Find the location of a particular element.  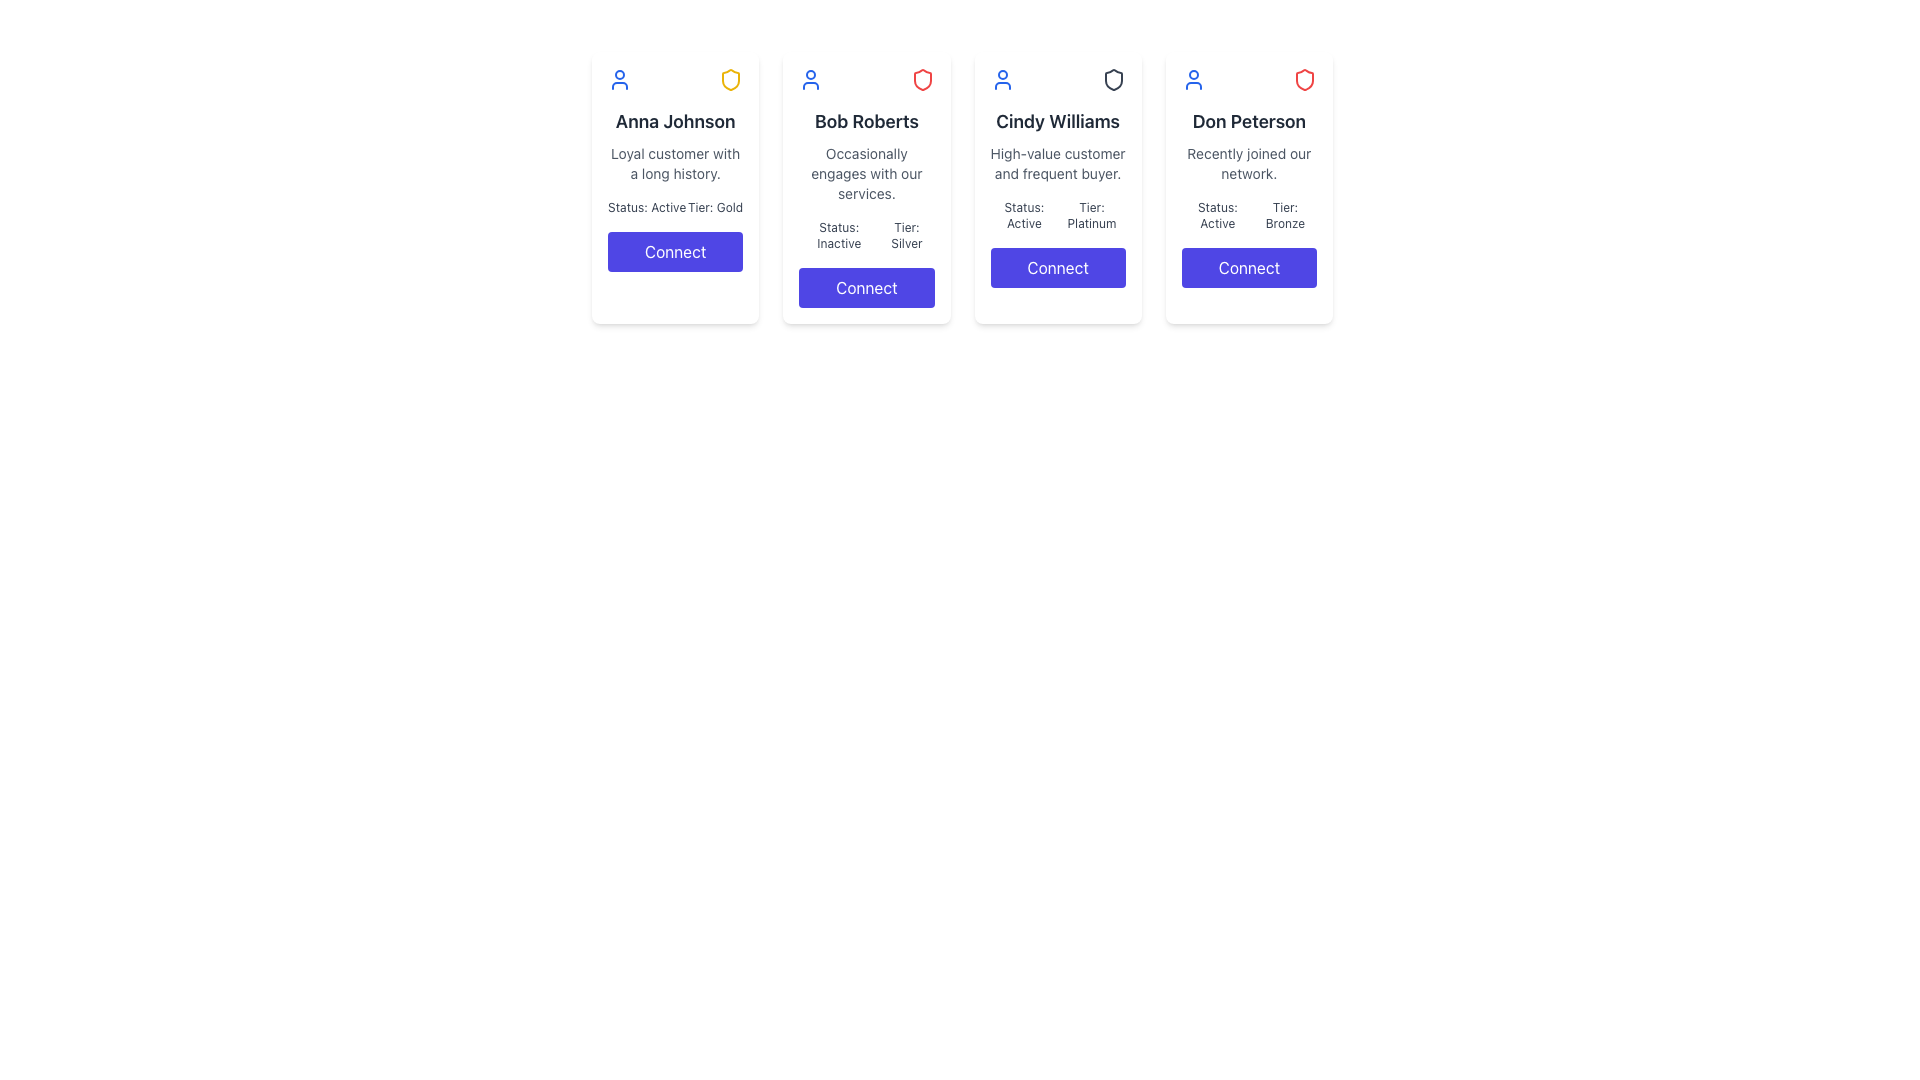

the Static Text Label that displays the name of the individual represented by the profile card, located in the top section of the fourth card from the left in a horizontal list of profile cards is located at coordinates (1248, 122).